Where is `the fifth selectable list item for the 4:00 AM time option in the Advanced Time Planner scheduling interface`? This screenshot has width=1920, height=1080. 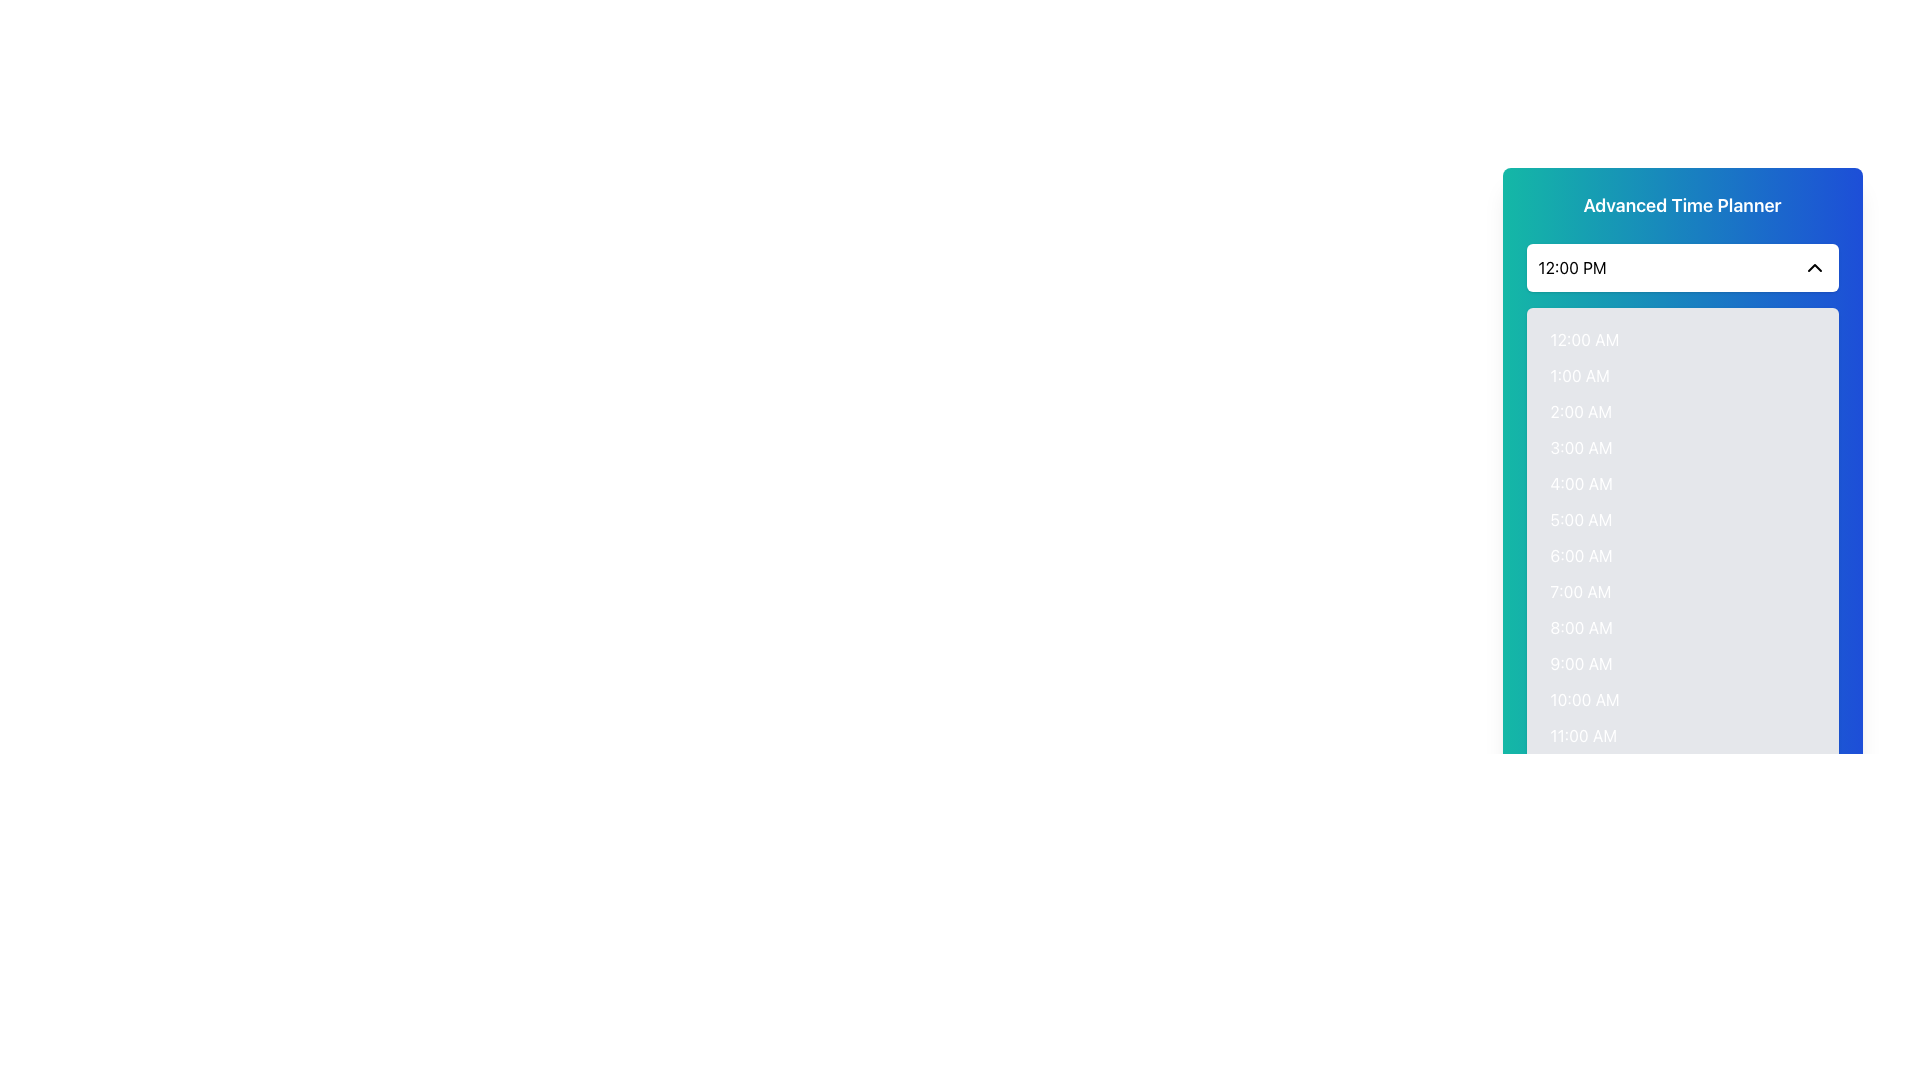
the fifth selectable list item for the 4:00 AM time option in the Advanced Time Planner scheduling interface is located at coordinates (1681, 483).